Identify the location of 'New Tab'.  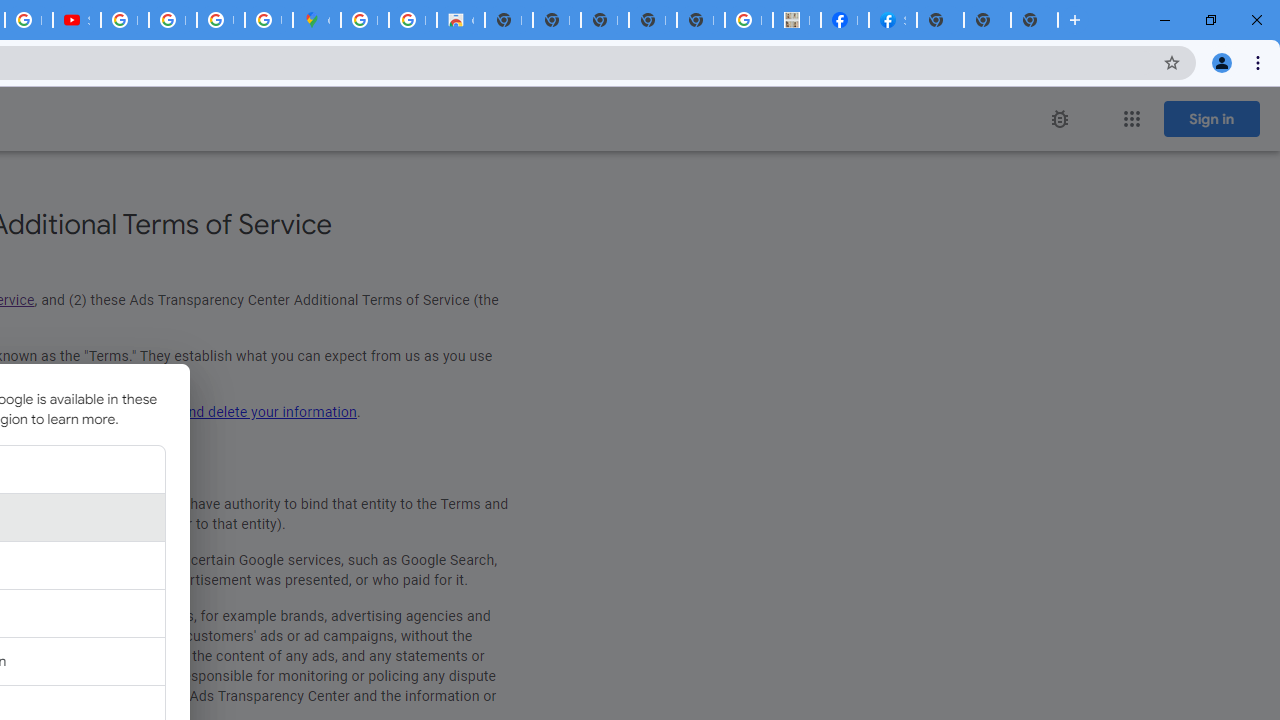
(1034, 20).